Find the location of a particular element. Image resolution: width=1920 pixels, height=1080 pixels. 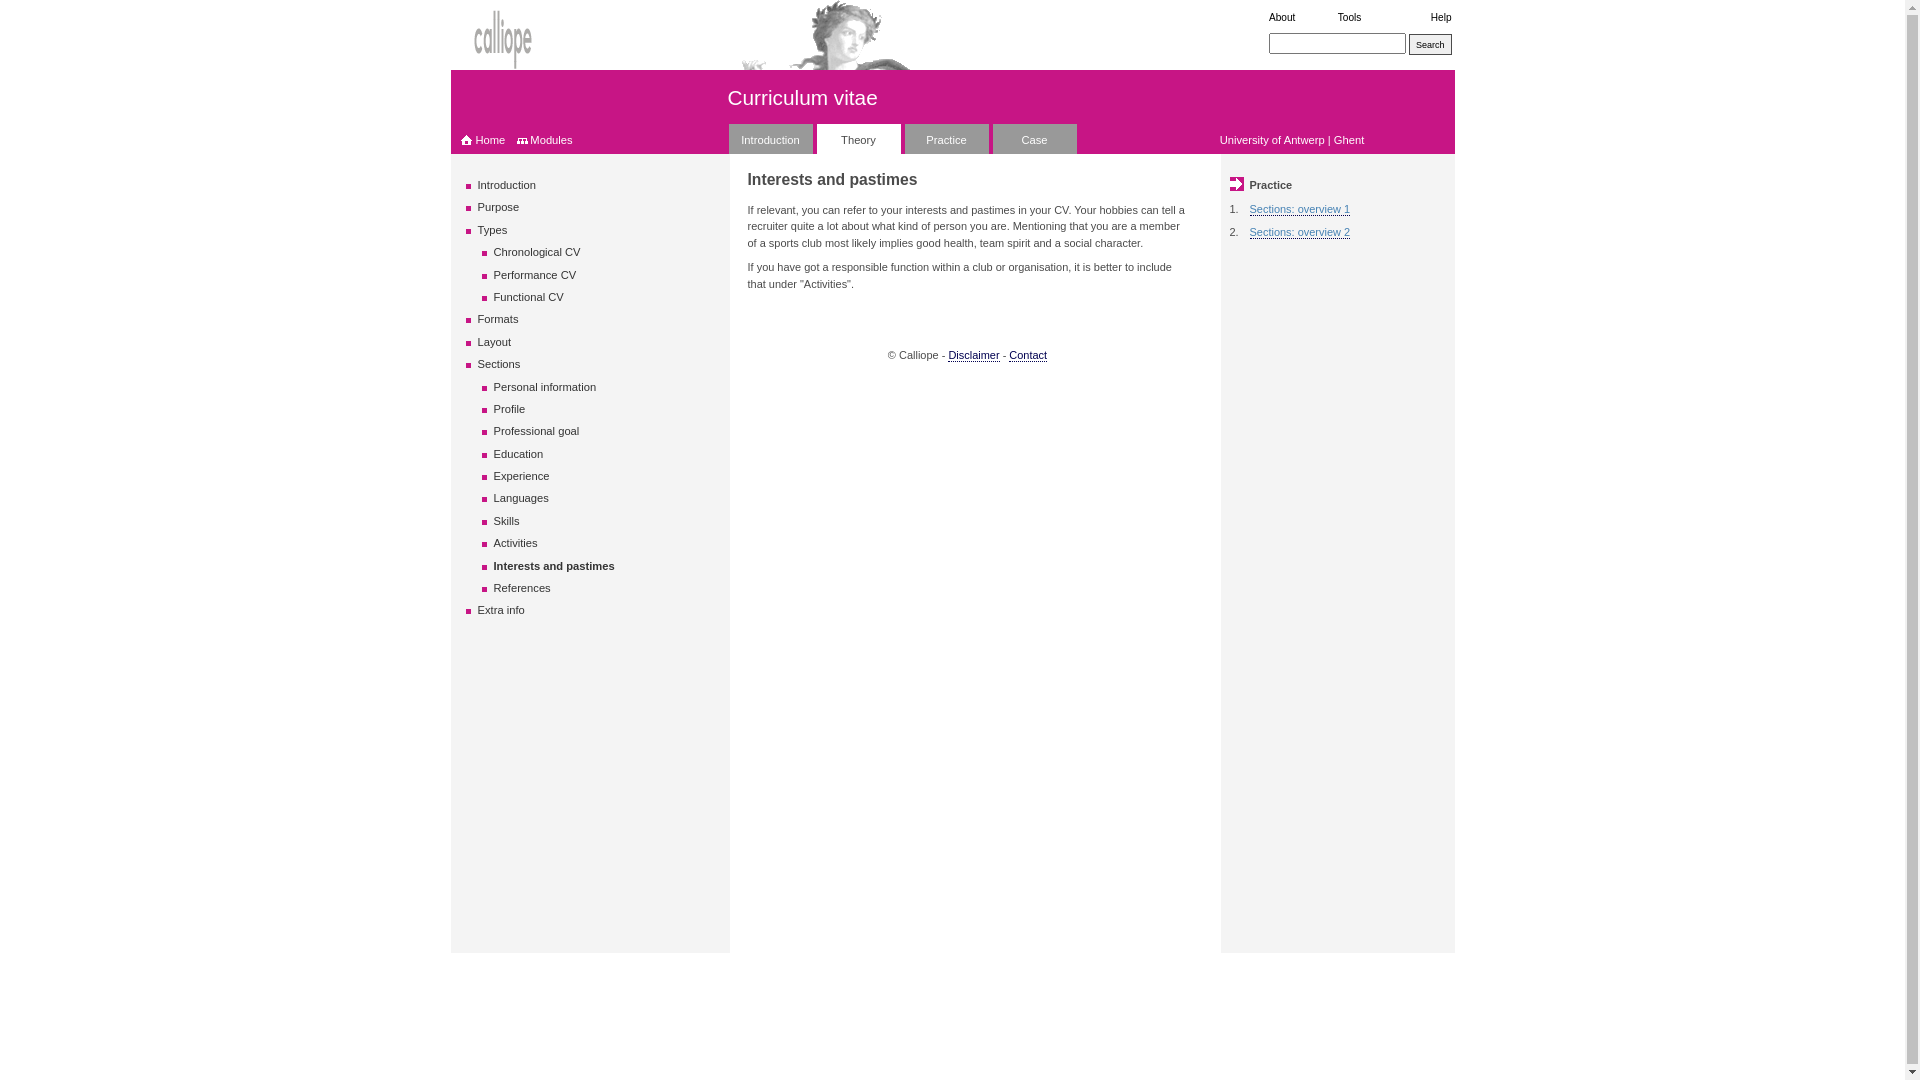

'Modules' is located at coordinates (529, 138).